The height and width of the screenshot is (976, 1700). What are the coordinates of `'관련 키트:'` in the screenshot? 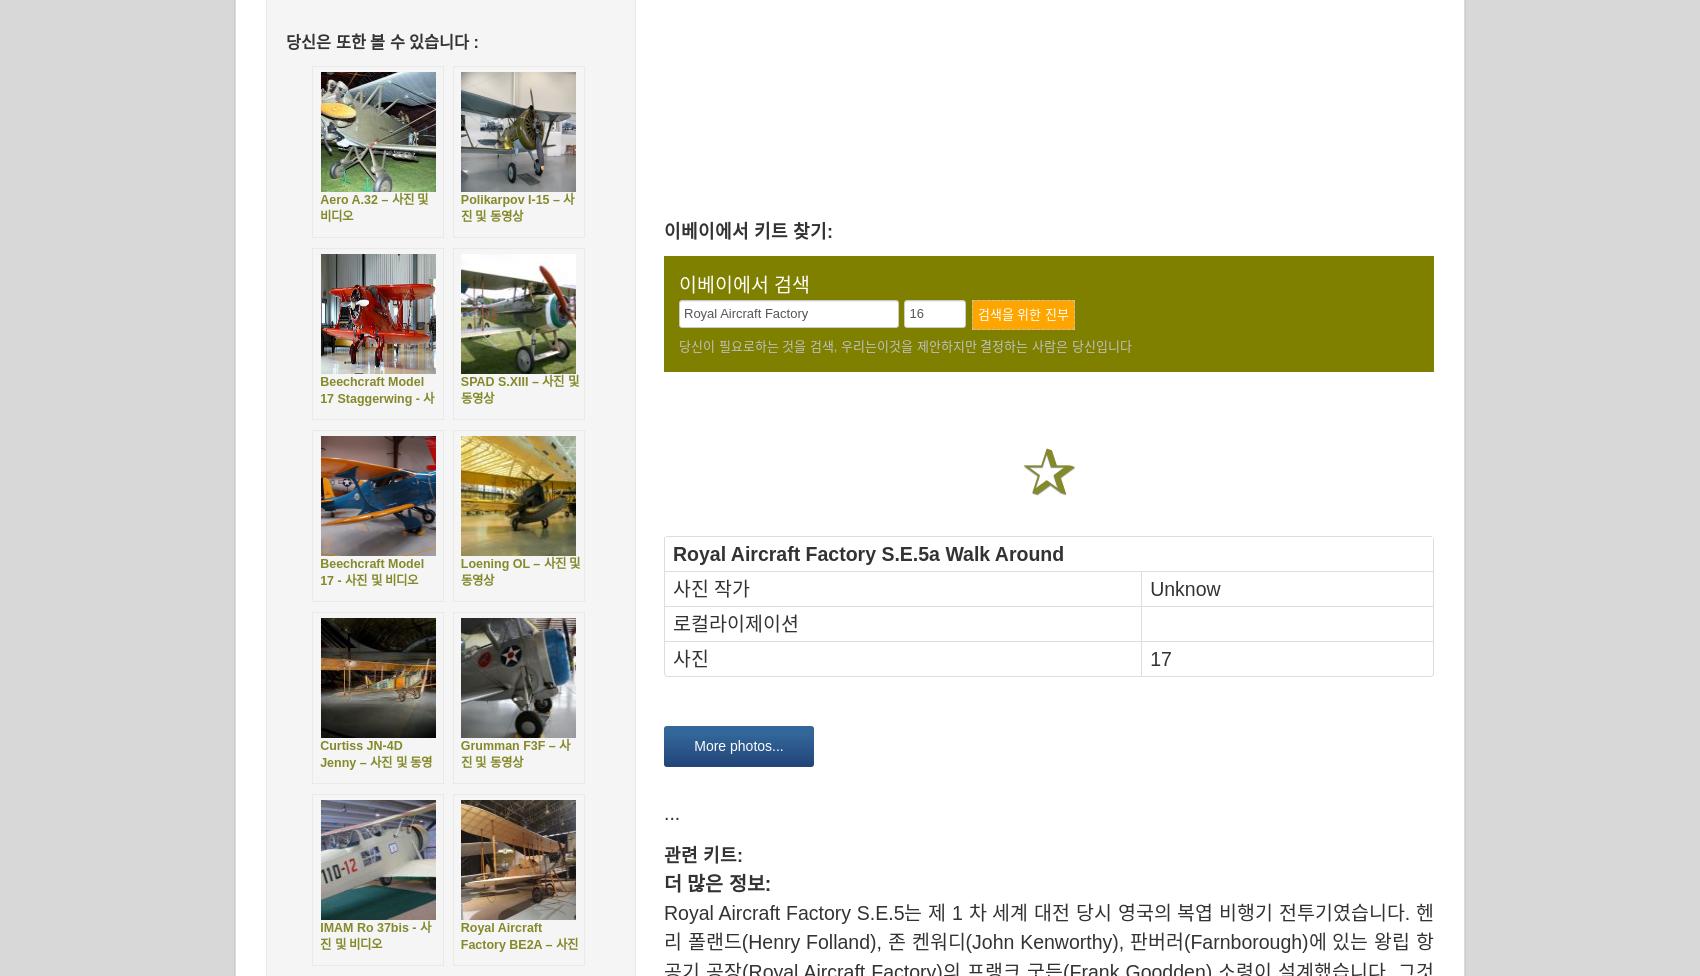 It's located at (703, 854).